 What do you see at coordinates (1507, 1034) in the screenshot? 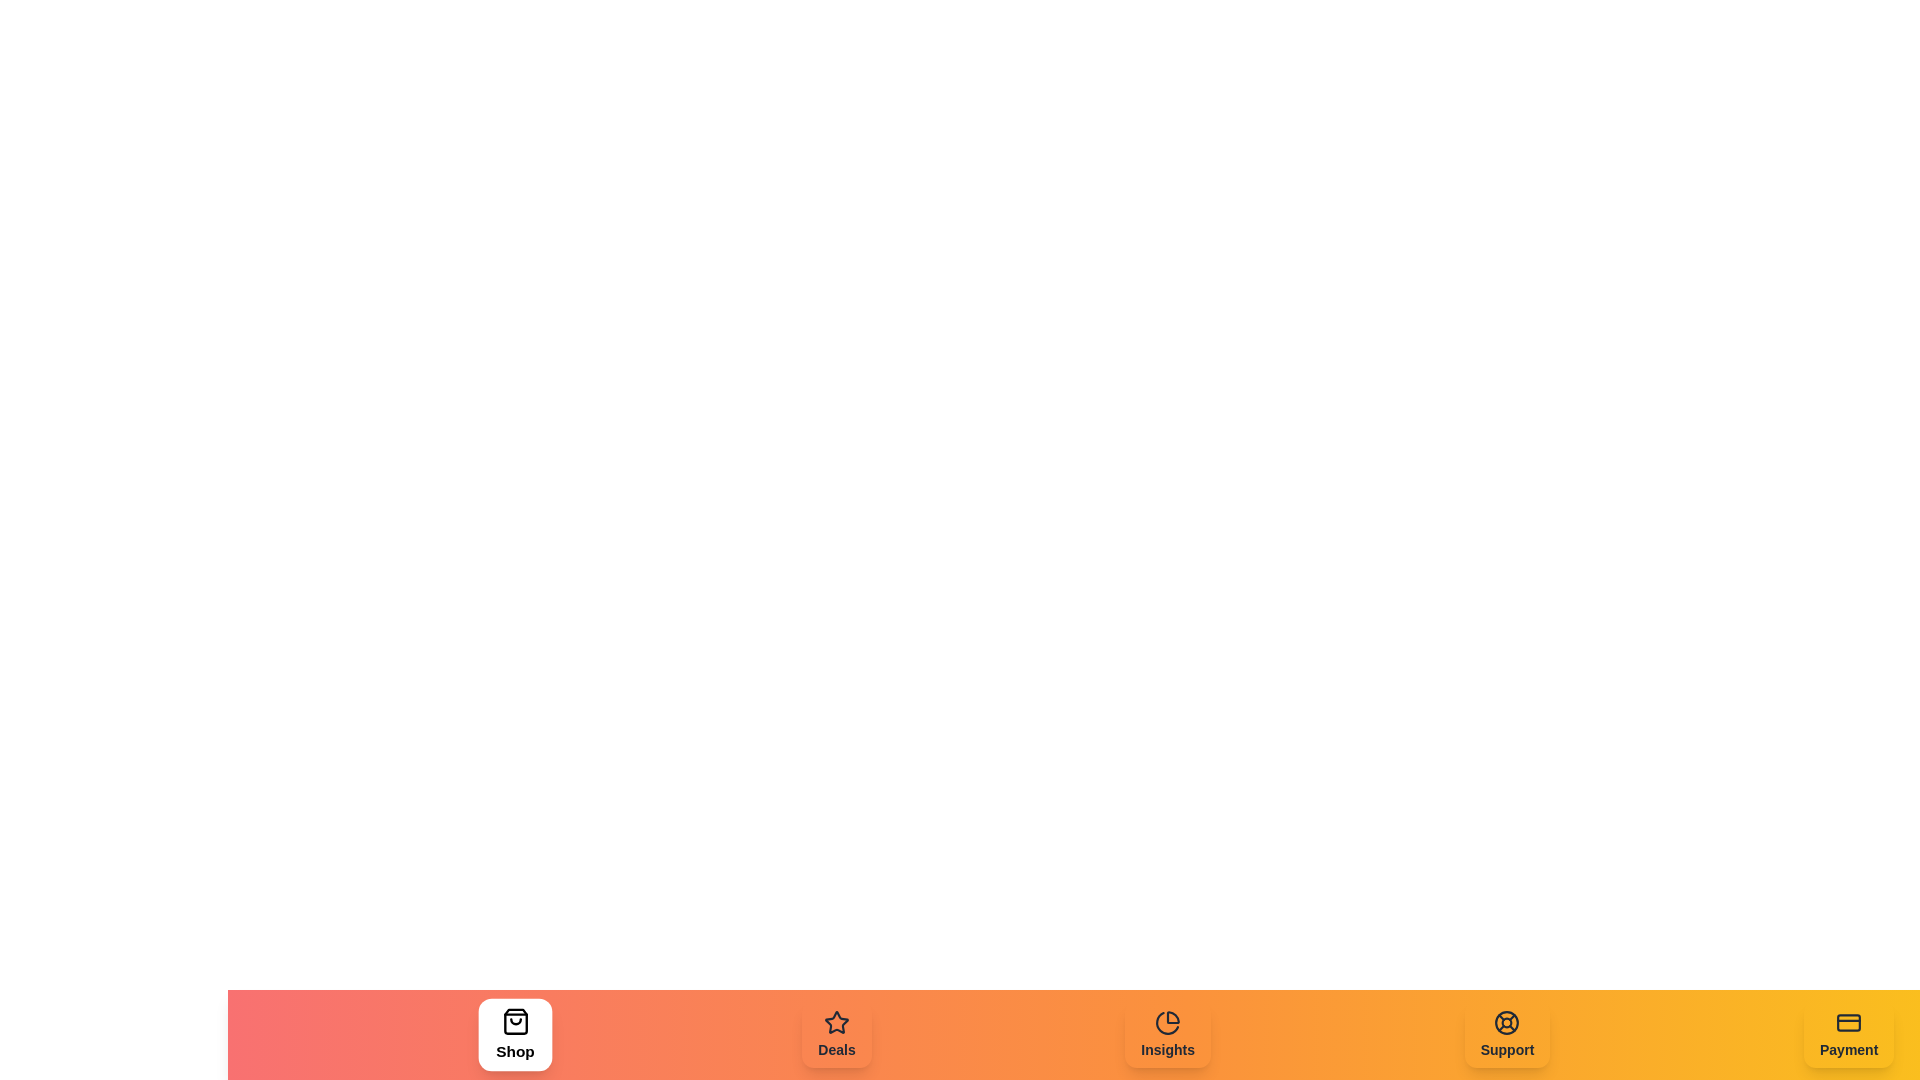
I see `the Support tab to navigate to its section` at bounding box center [1507, 1034].